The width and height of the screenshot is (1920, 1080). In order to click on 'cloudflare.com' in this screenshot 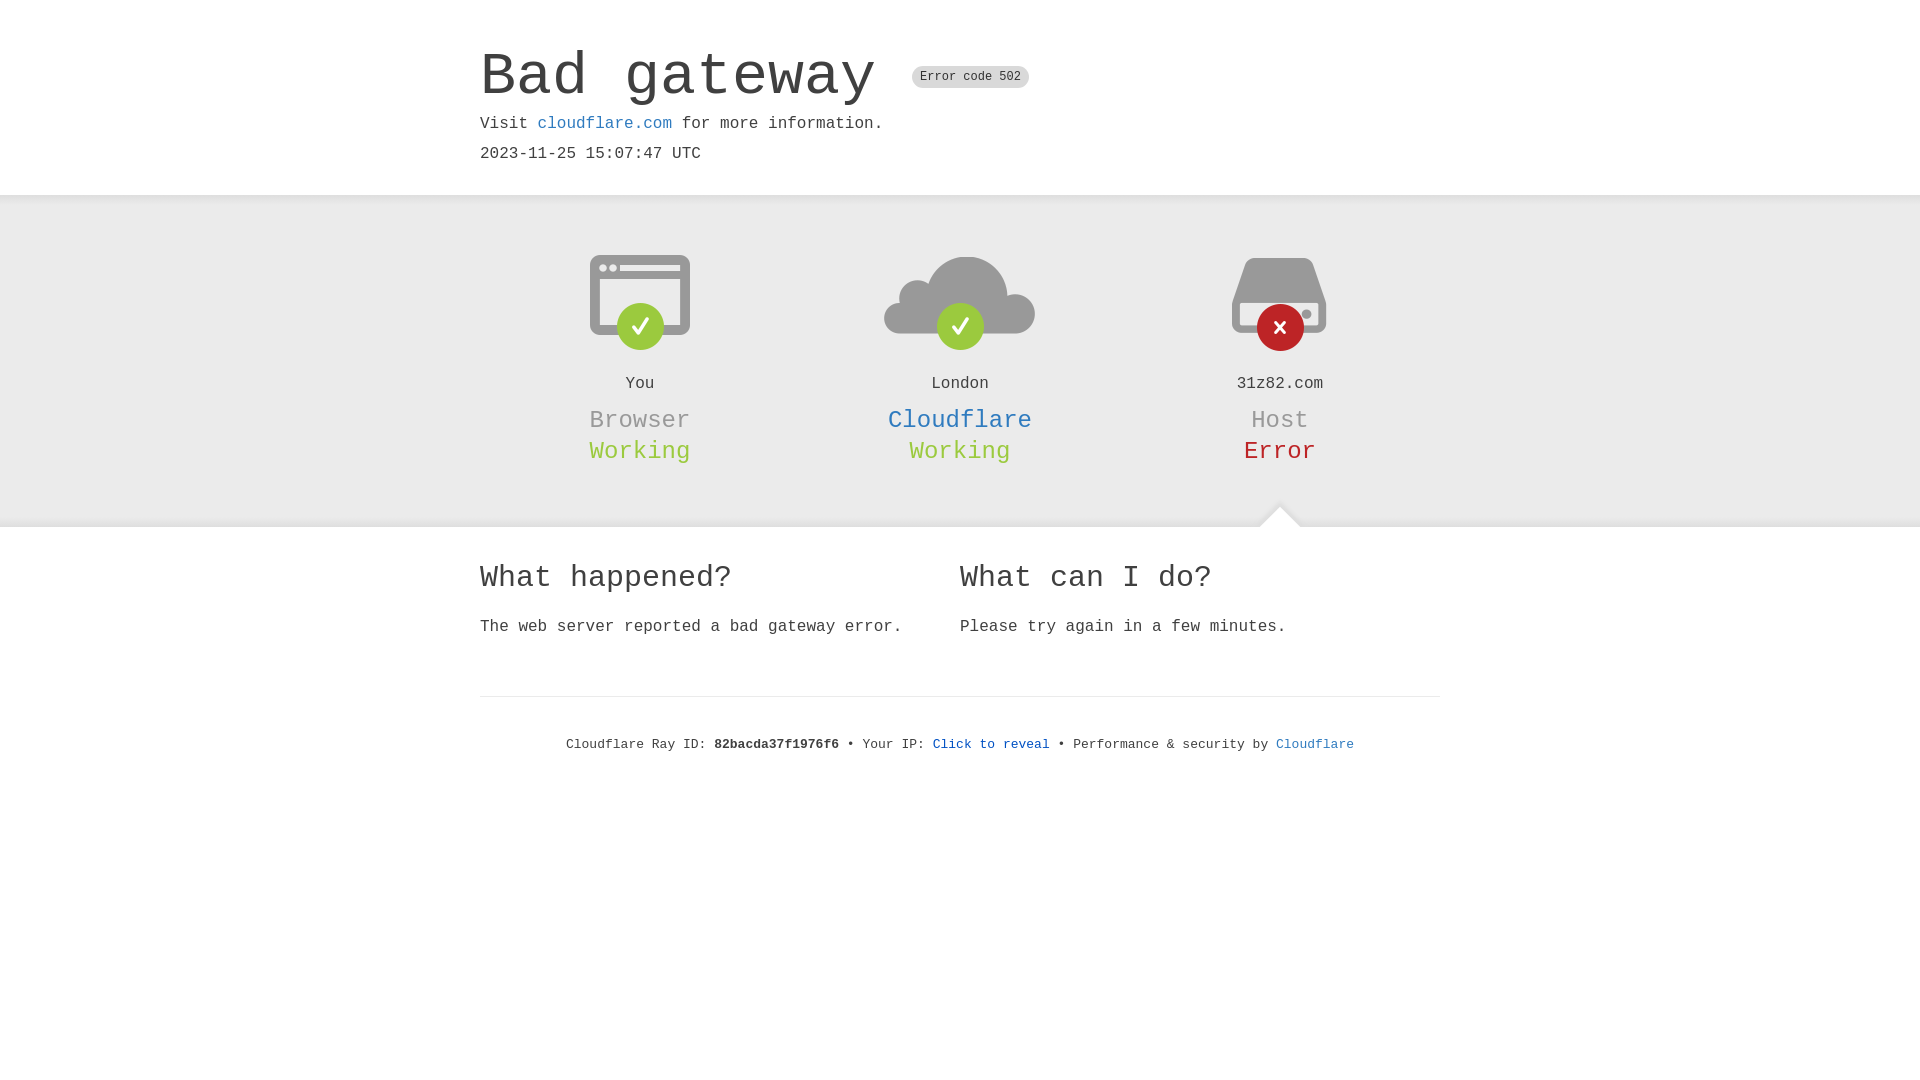, I will do `click(603, 123)`.